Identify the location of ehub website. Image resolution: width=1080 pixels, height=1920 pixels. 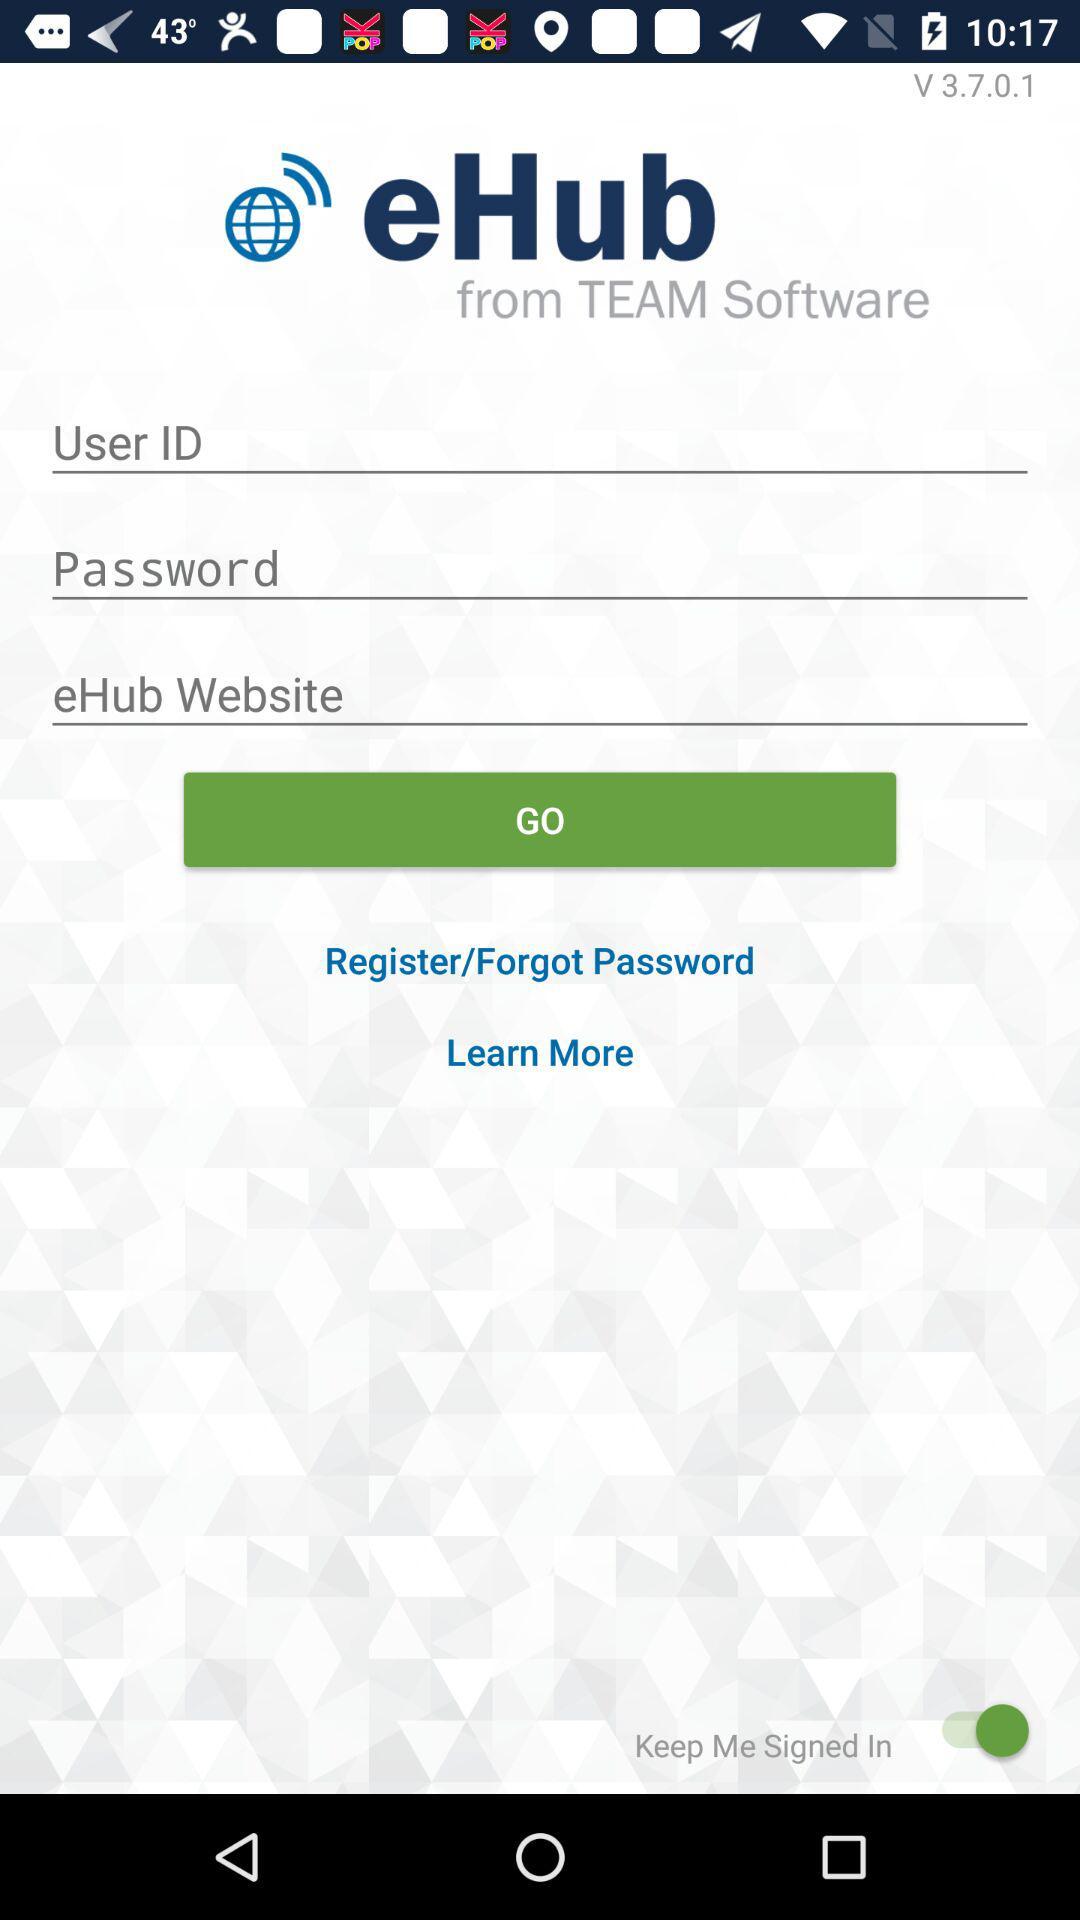
(540, 683).